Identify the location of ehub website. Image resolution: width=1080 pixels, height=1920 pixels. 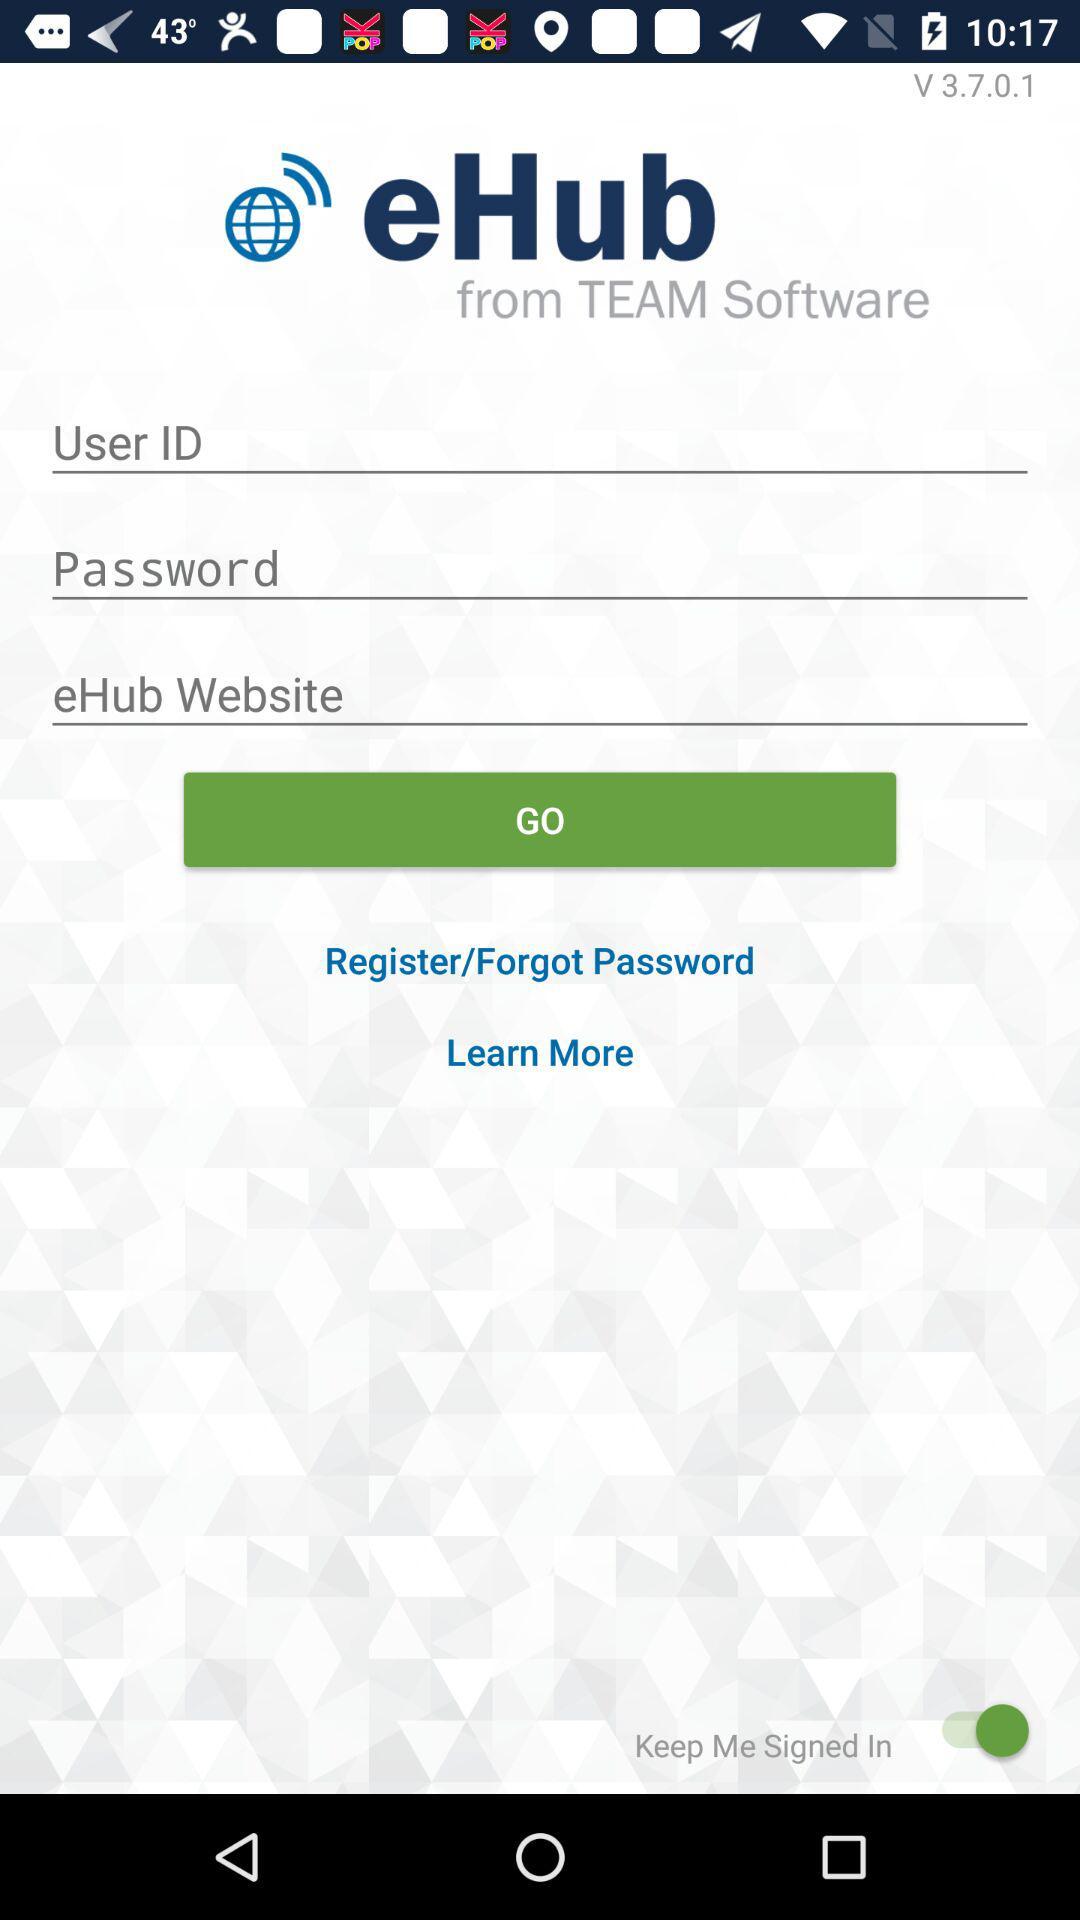
(540, 683).